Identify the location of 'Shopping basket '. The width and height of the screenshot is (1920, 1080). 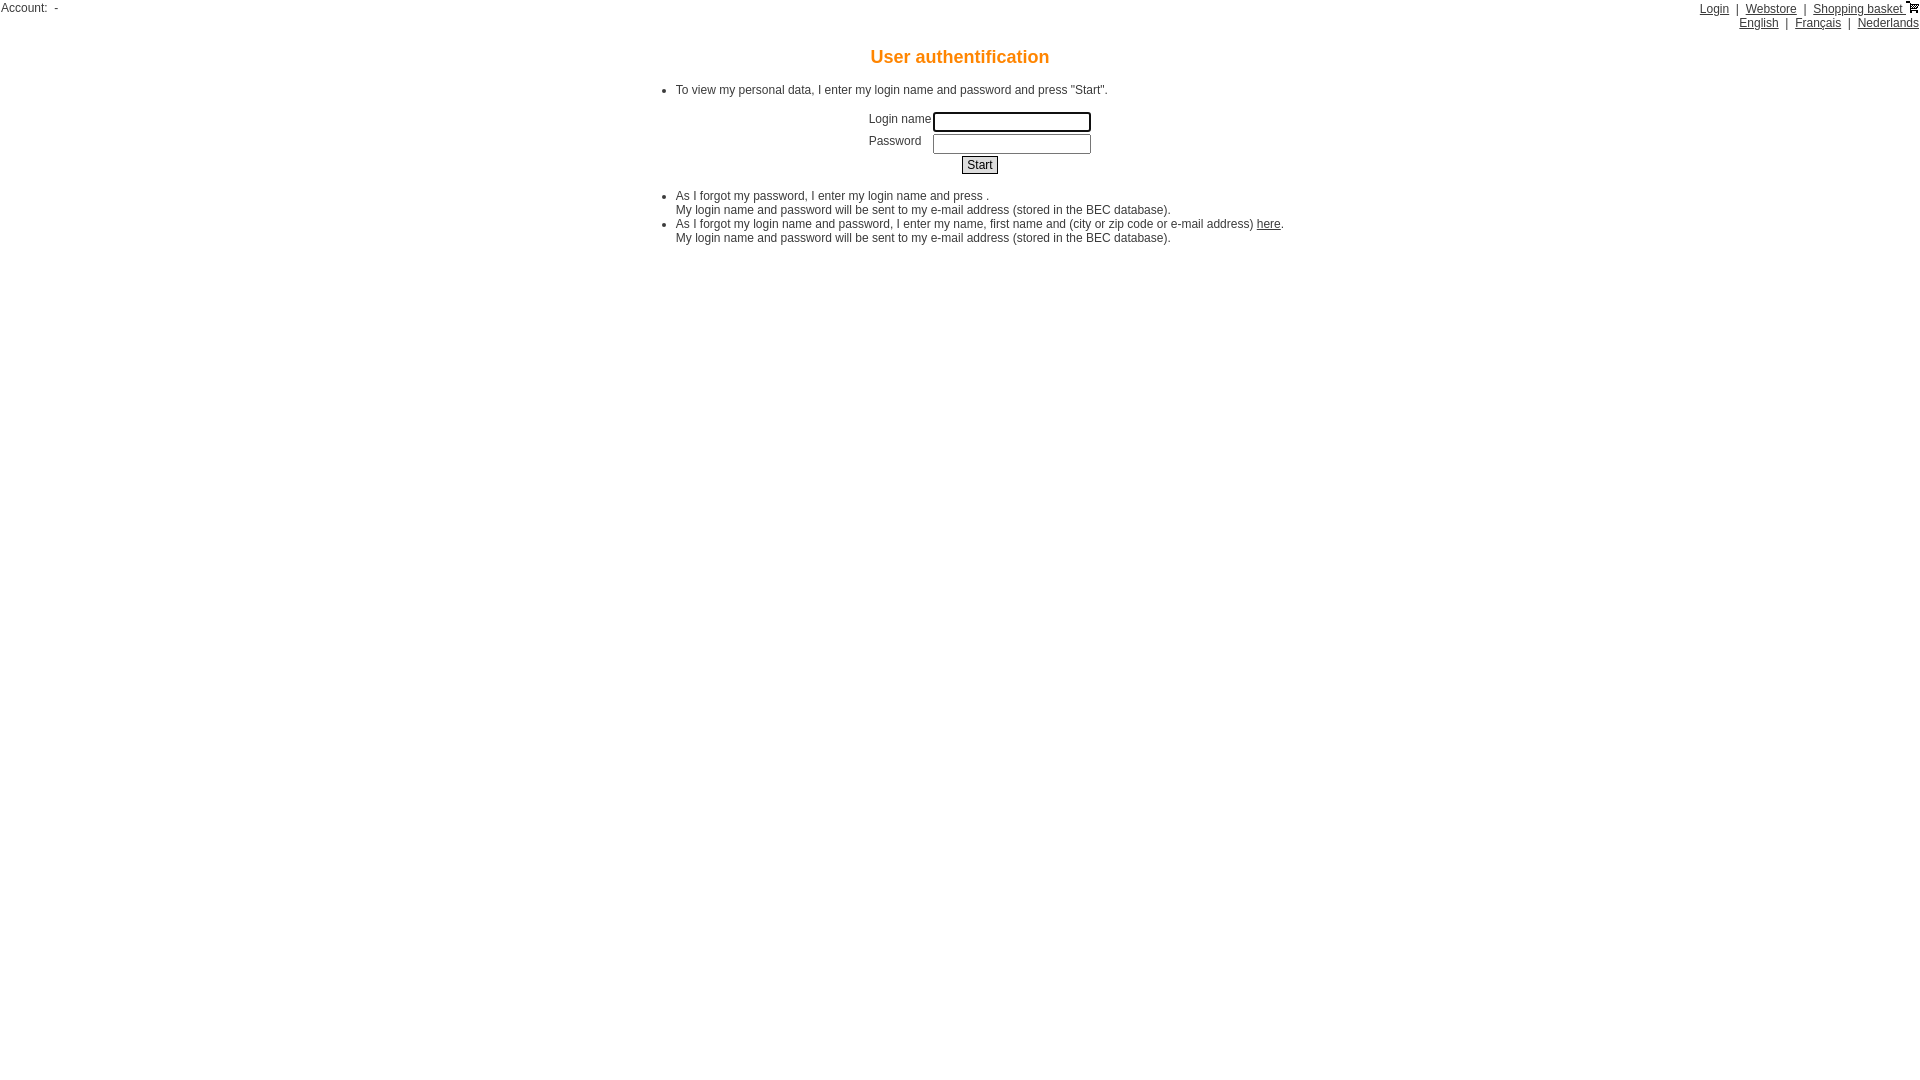
(1865, 8).